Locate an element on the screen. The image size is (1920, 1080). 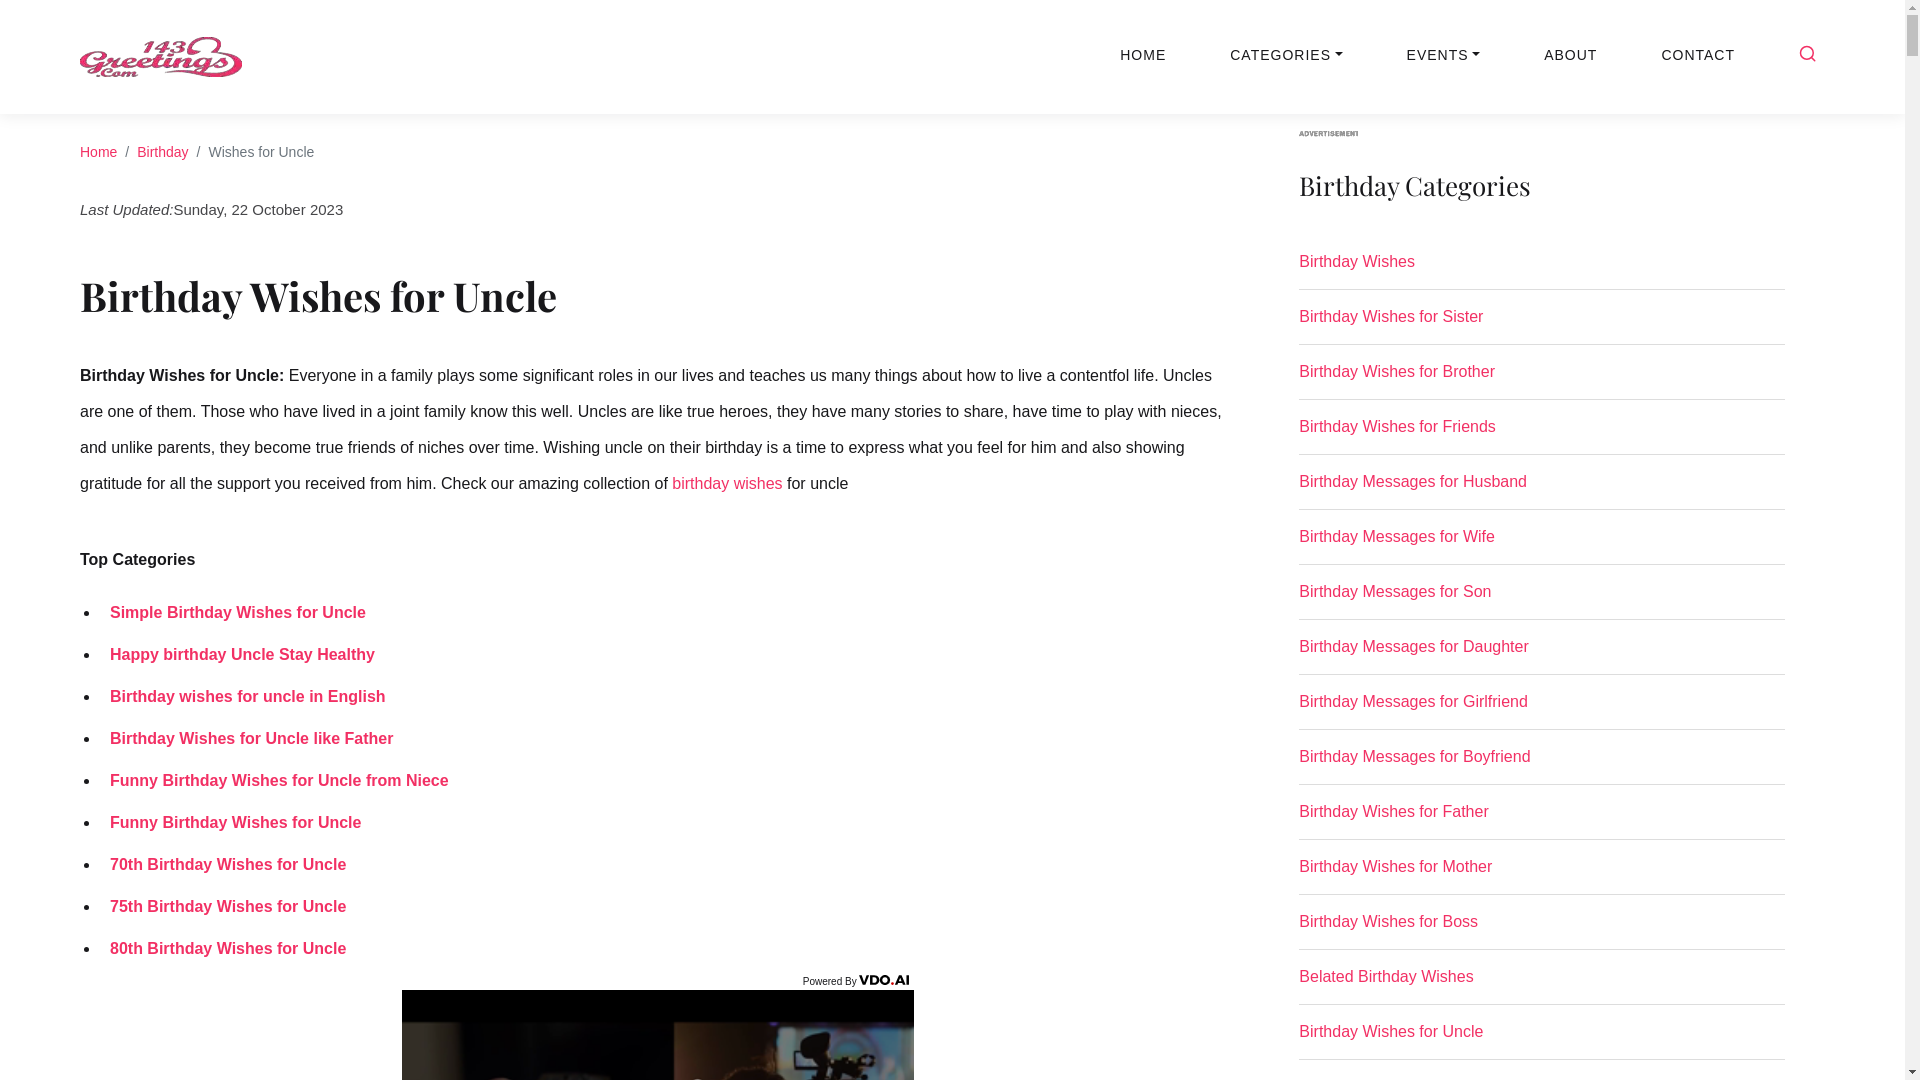
'Funny Birthday Wishes for Uncle from Niece' is located at coordinates (273, 779).